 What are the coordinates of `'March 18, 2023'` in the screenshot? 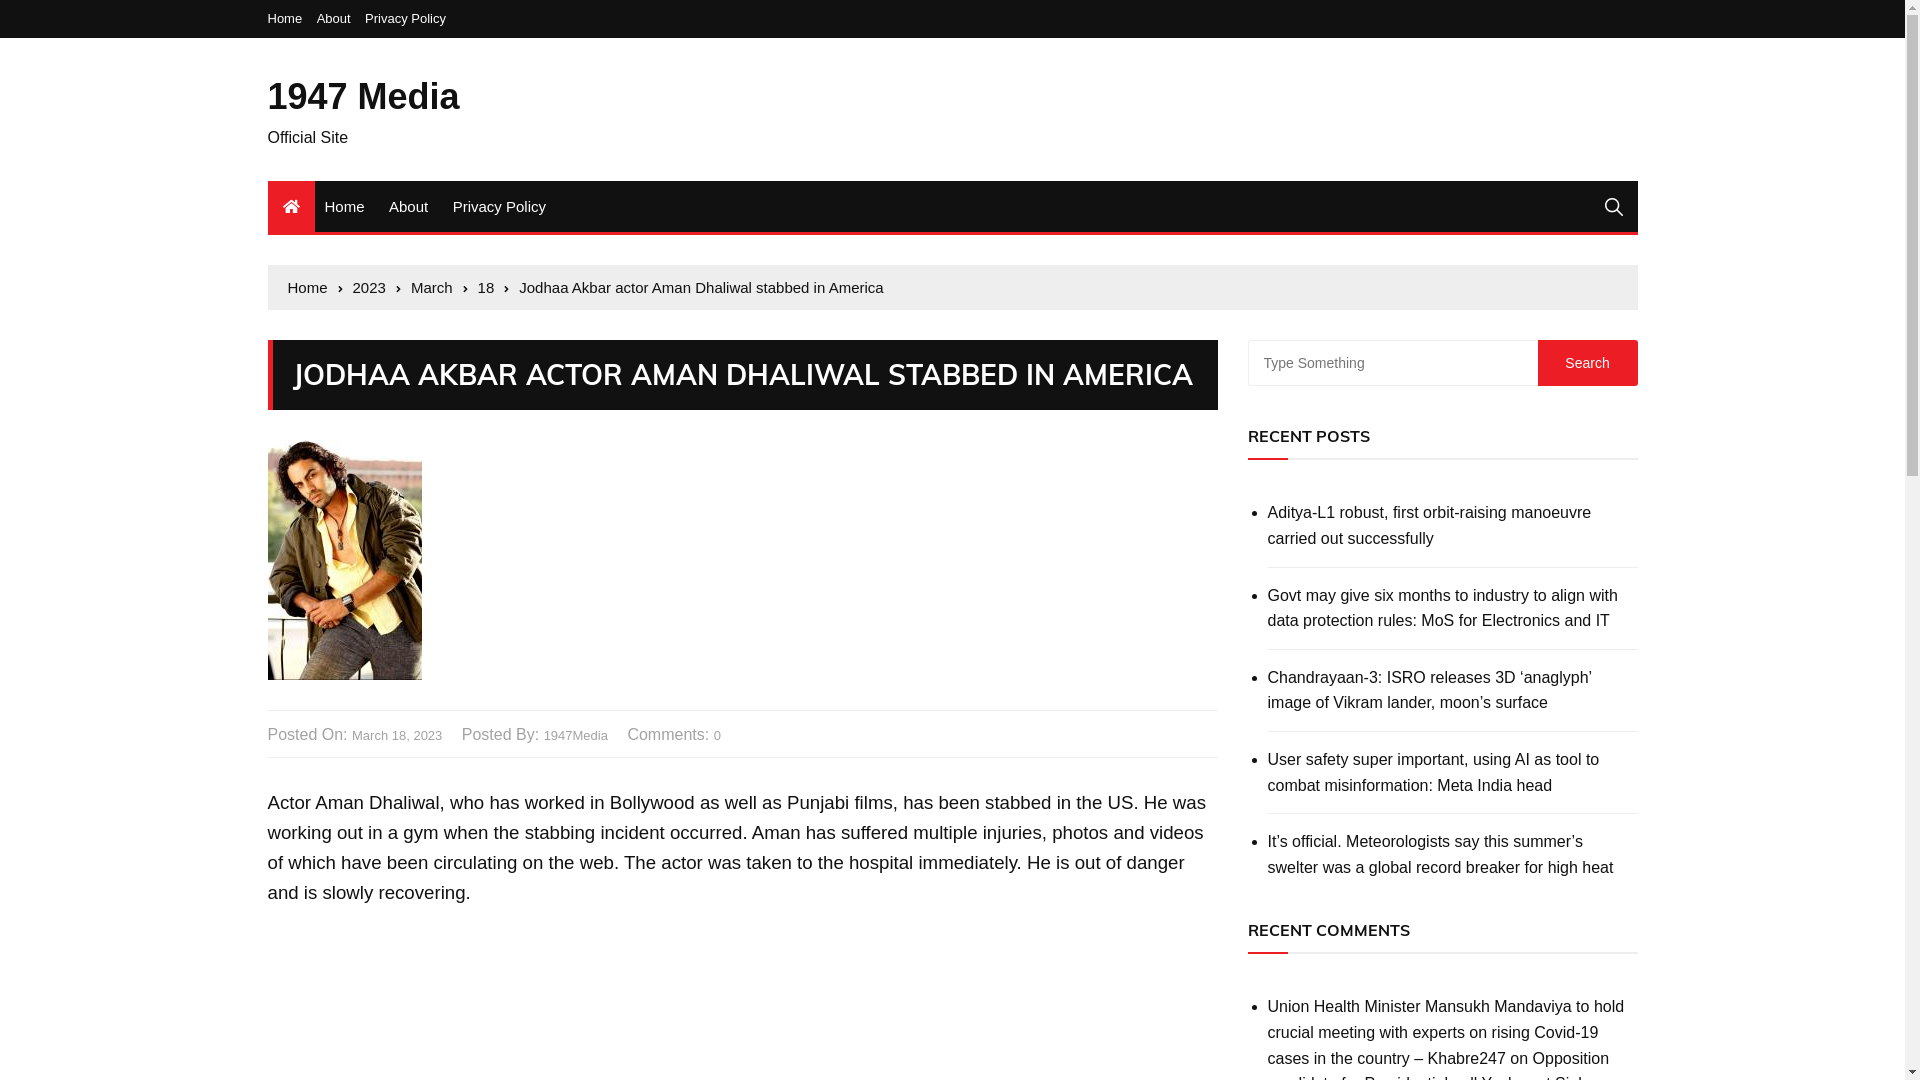 It's located at (351, 736).